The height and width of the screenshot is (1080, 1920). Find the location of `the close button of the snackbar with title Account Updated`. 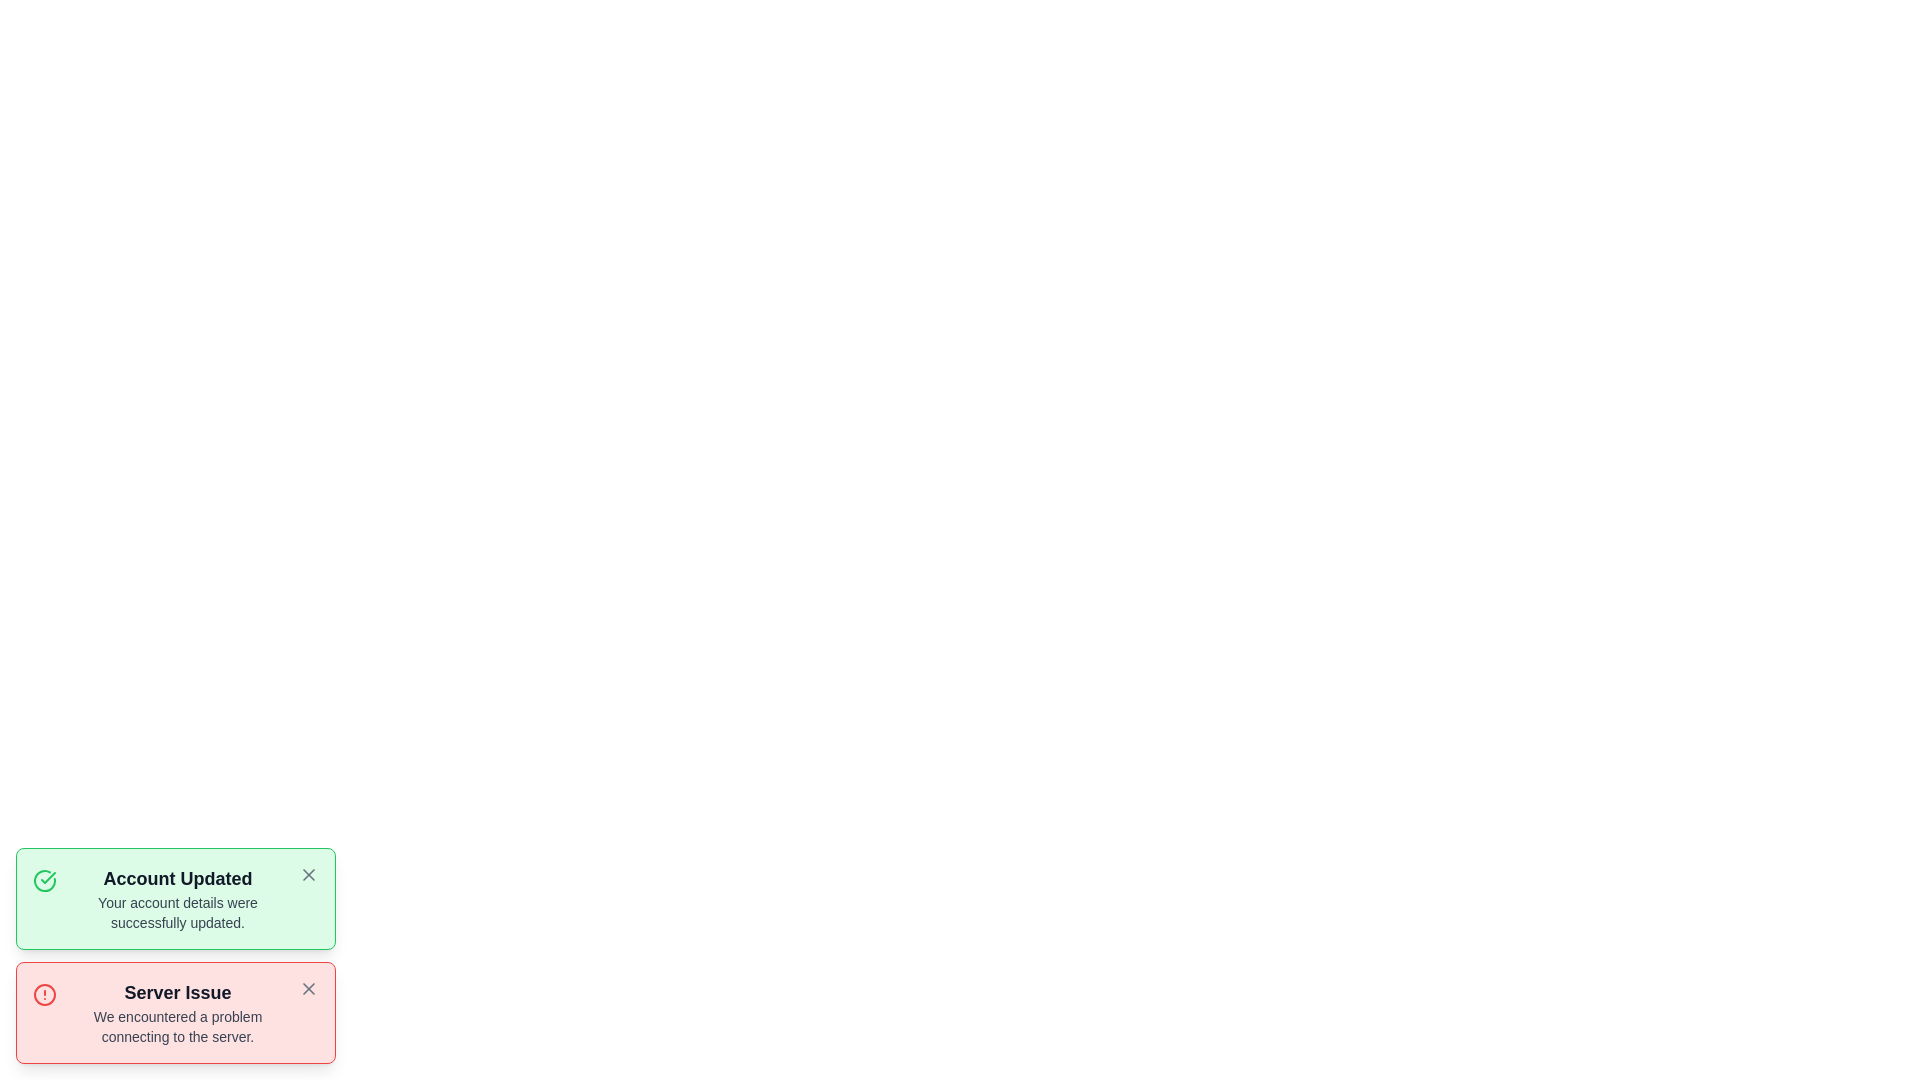

the close button of the snackbar with title Account Updated is located at coordinates (307, 874).